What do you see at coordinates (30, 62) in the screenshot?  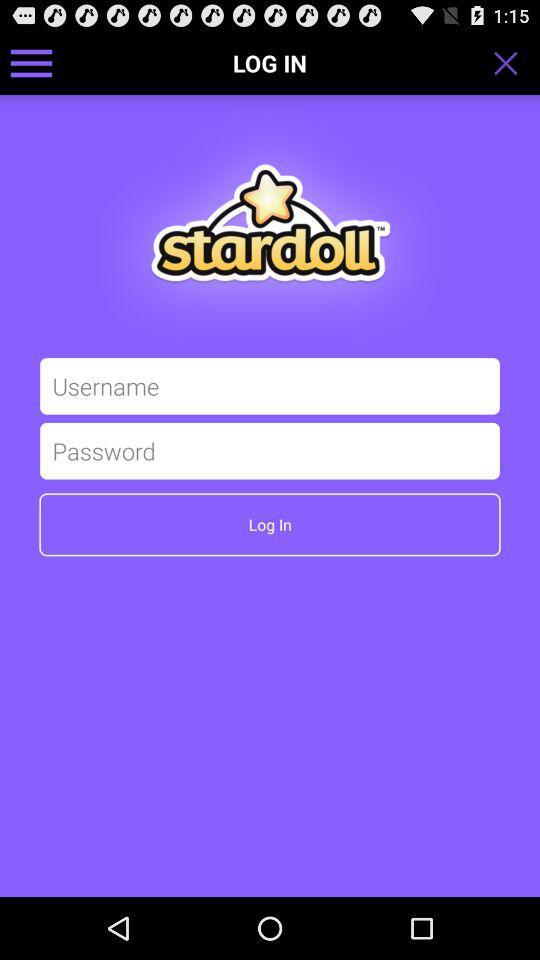 I see `icon at the top left corner` at bounding box center [30, 62].